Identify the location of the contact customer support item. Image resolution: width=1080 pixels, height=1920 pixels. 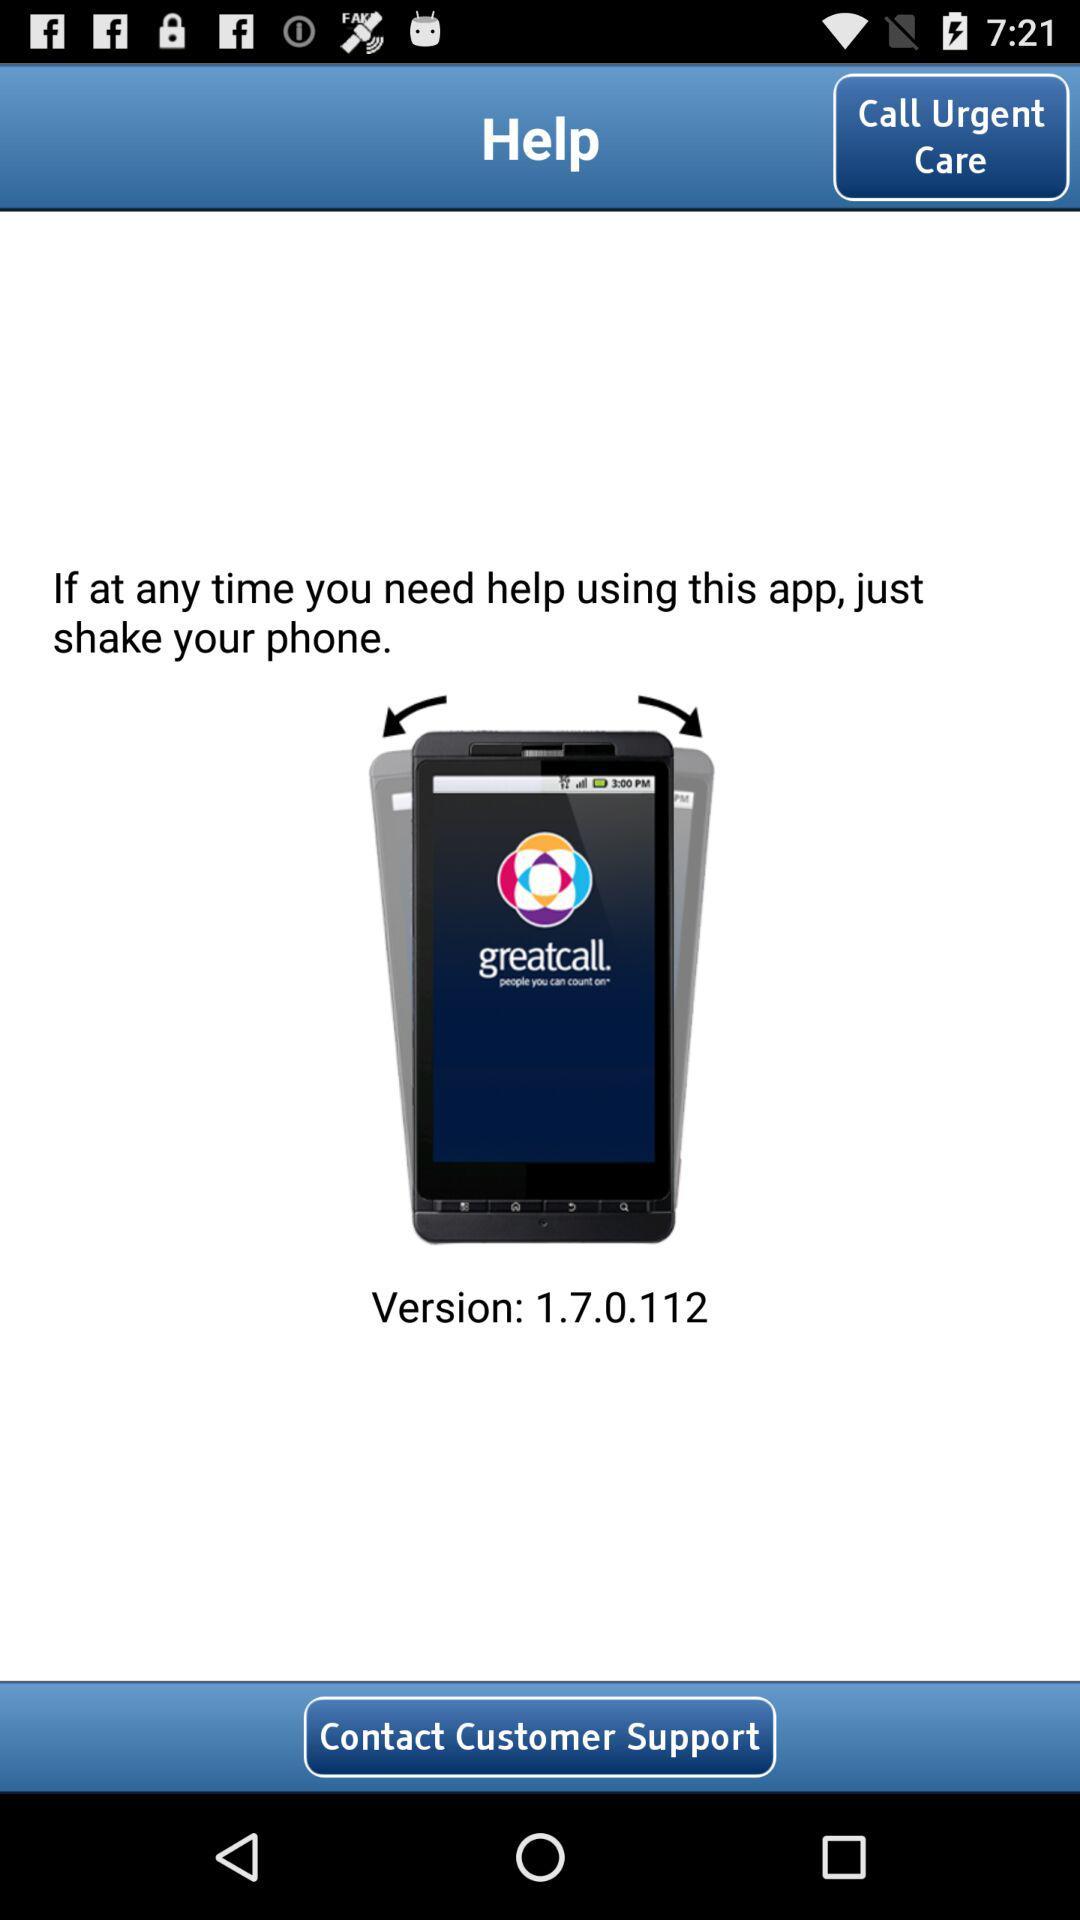
(540, 1736).